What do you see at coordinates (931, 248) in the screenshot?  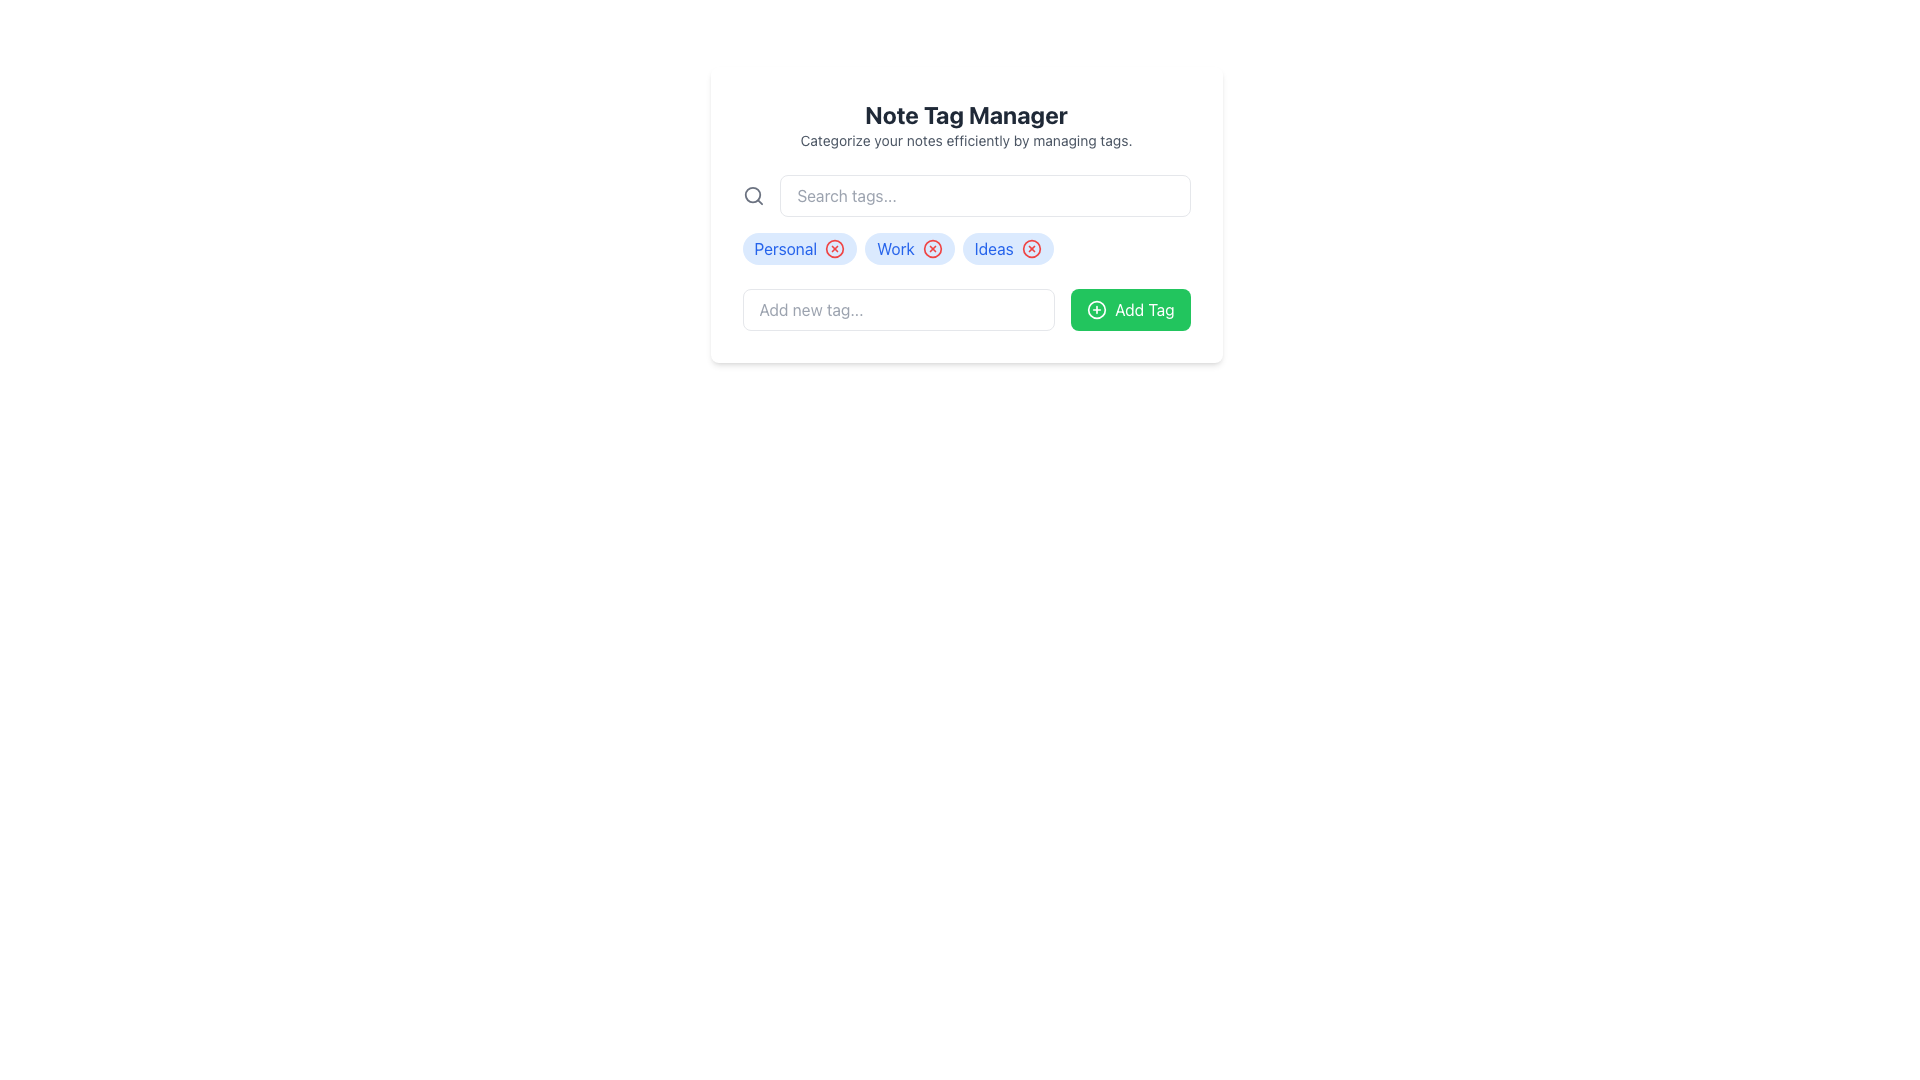 I see `the second circular icon to the right of the 'Work' tag label, which is used for tag management` at bounding box center [931, 248].